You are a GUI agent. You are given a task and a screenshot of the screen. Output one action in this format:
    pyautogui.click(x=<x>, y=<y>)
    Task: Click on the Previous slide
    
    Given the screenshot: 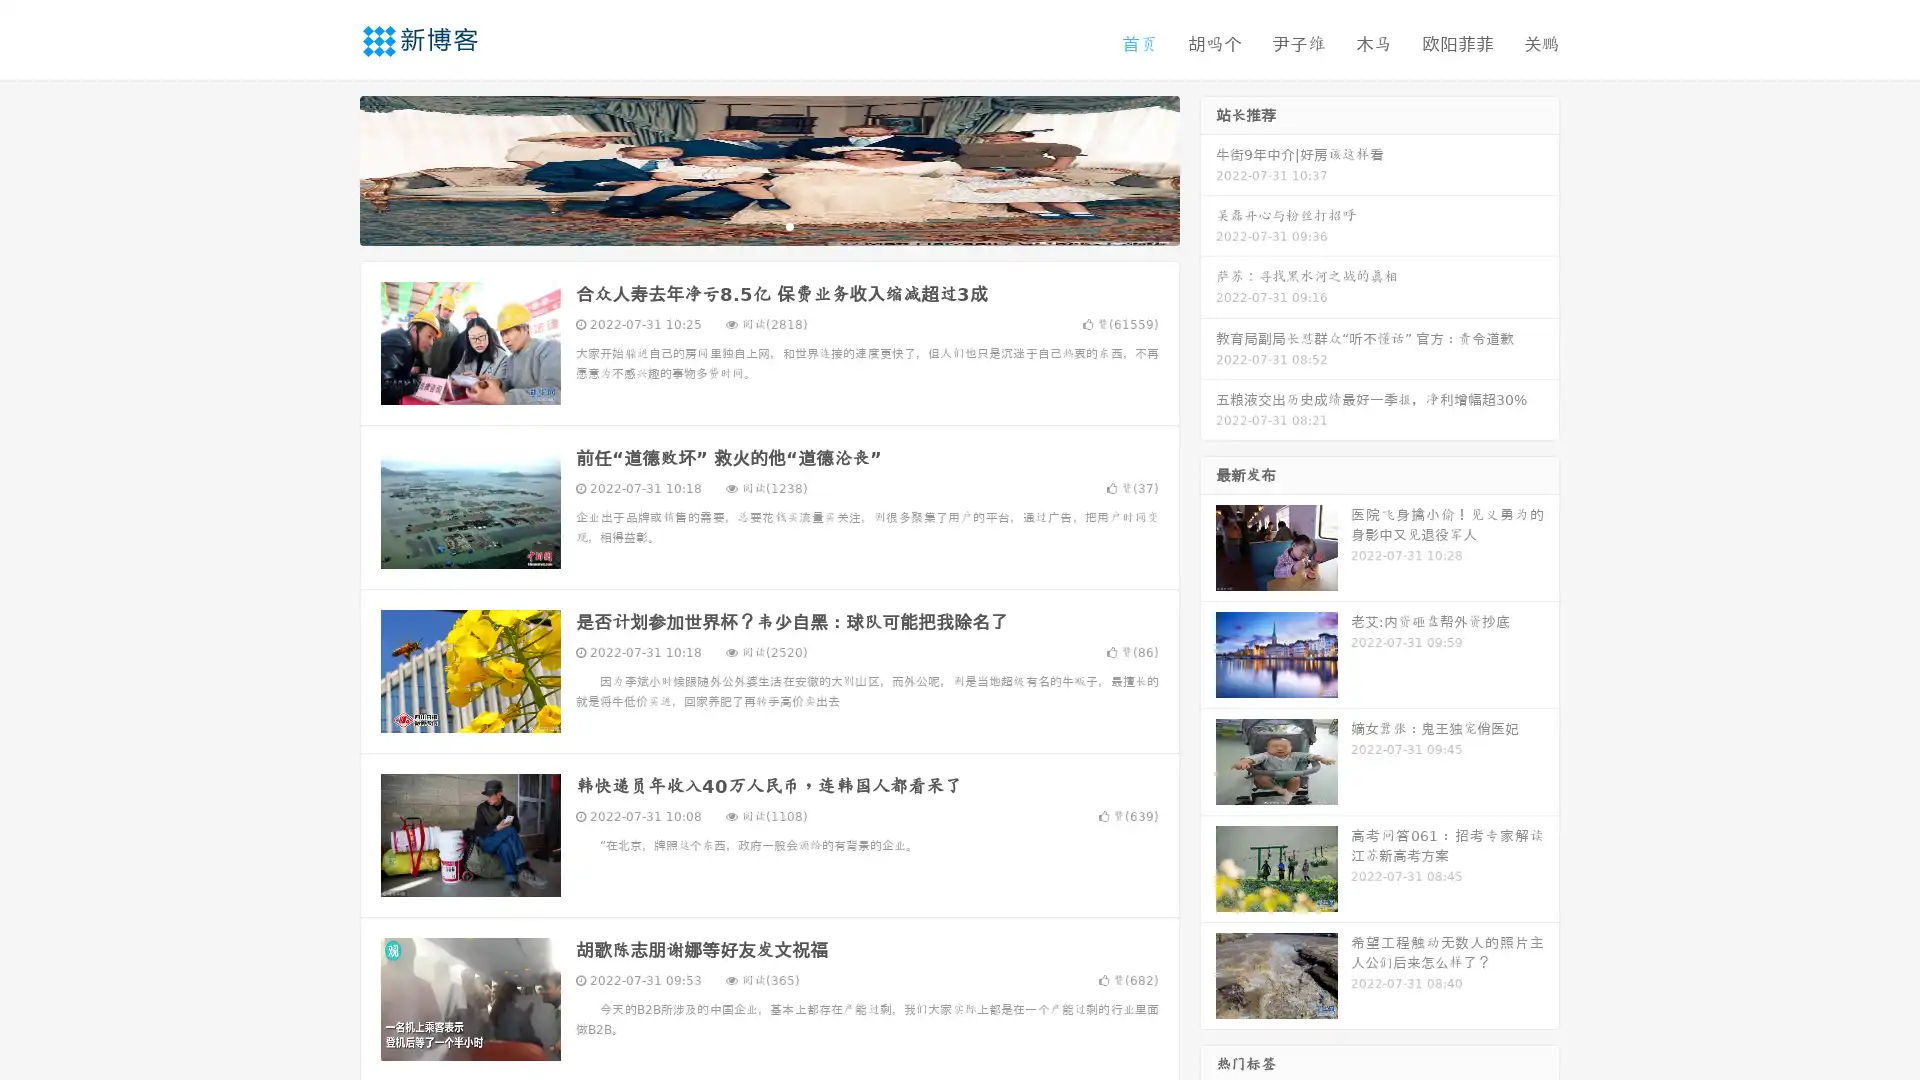 What is the action you would take?
    pyautogui.click(x=330, y=168)
    